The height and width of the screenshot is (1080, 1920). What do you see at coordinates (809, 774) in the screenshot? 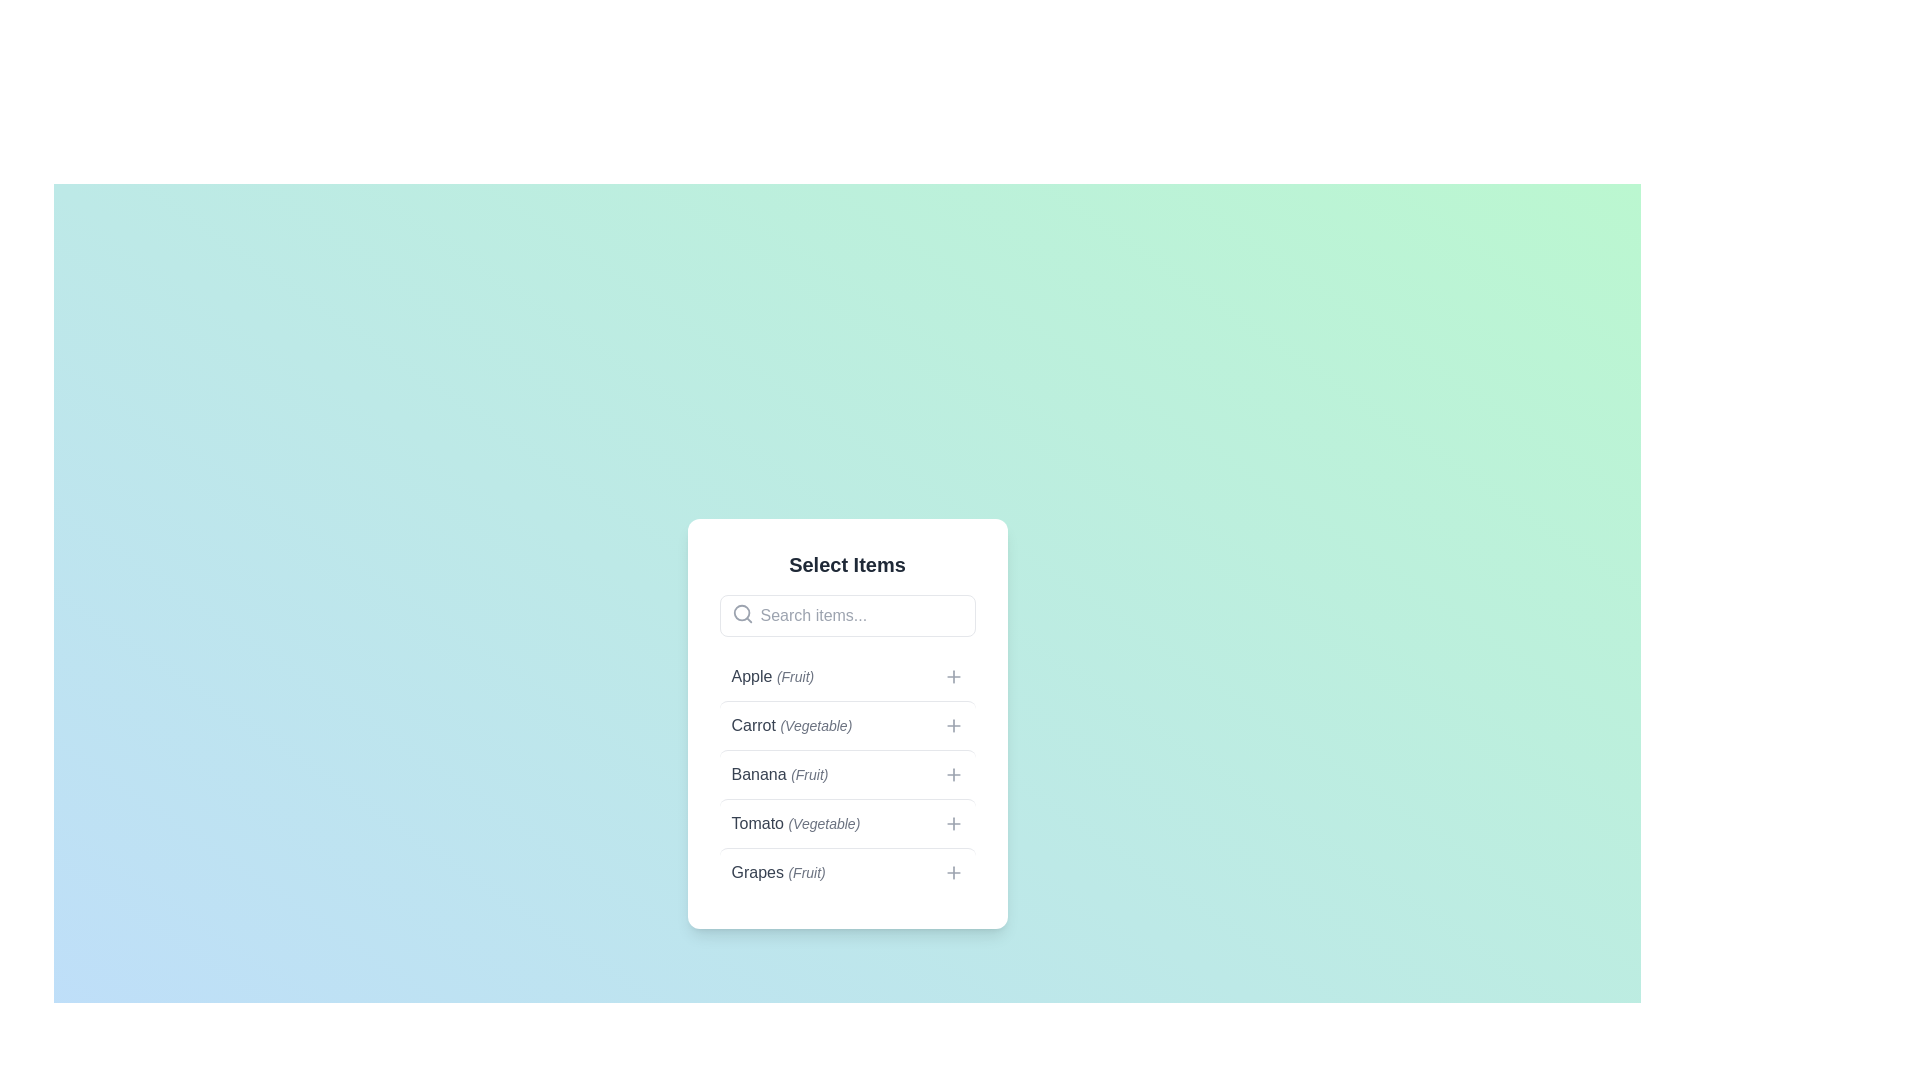
I see `the text label '(Fruit)' which is located directly to the right of 'Banana' in the list of items under 'Select Items'` at bounding box center [809, 774].